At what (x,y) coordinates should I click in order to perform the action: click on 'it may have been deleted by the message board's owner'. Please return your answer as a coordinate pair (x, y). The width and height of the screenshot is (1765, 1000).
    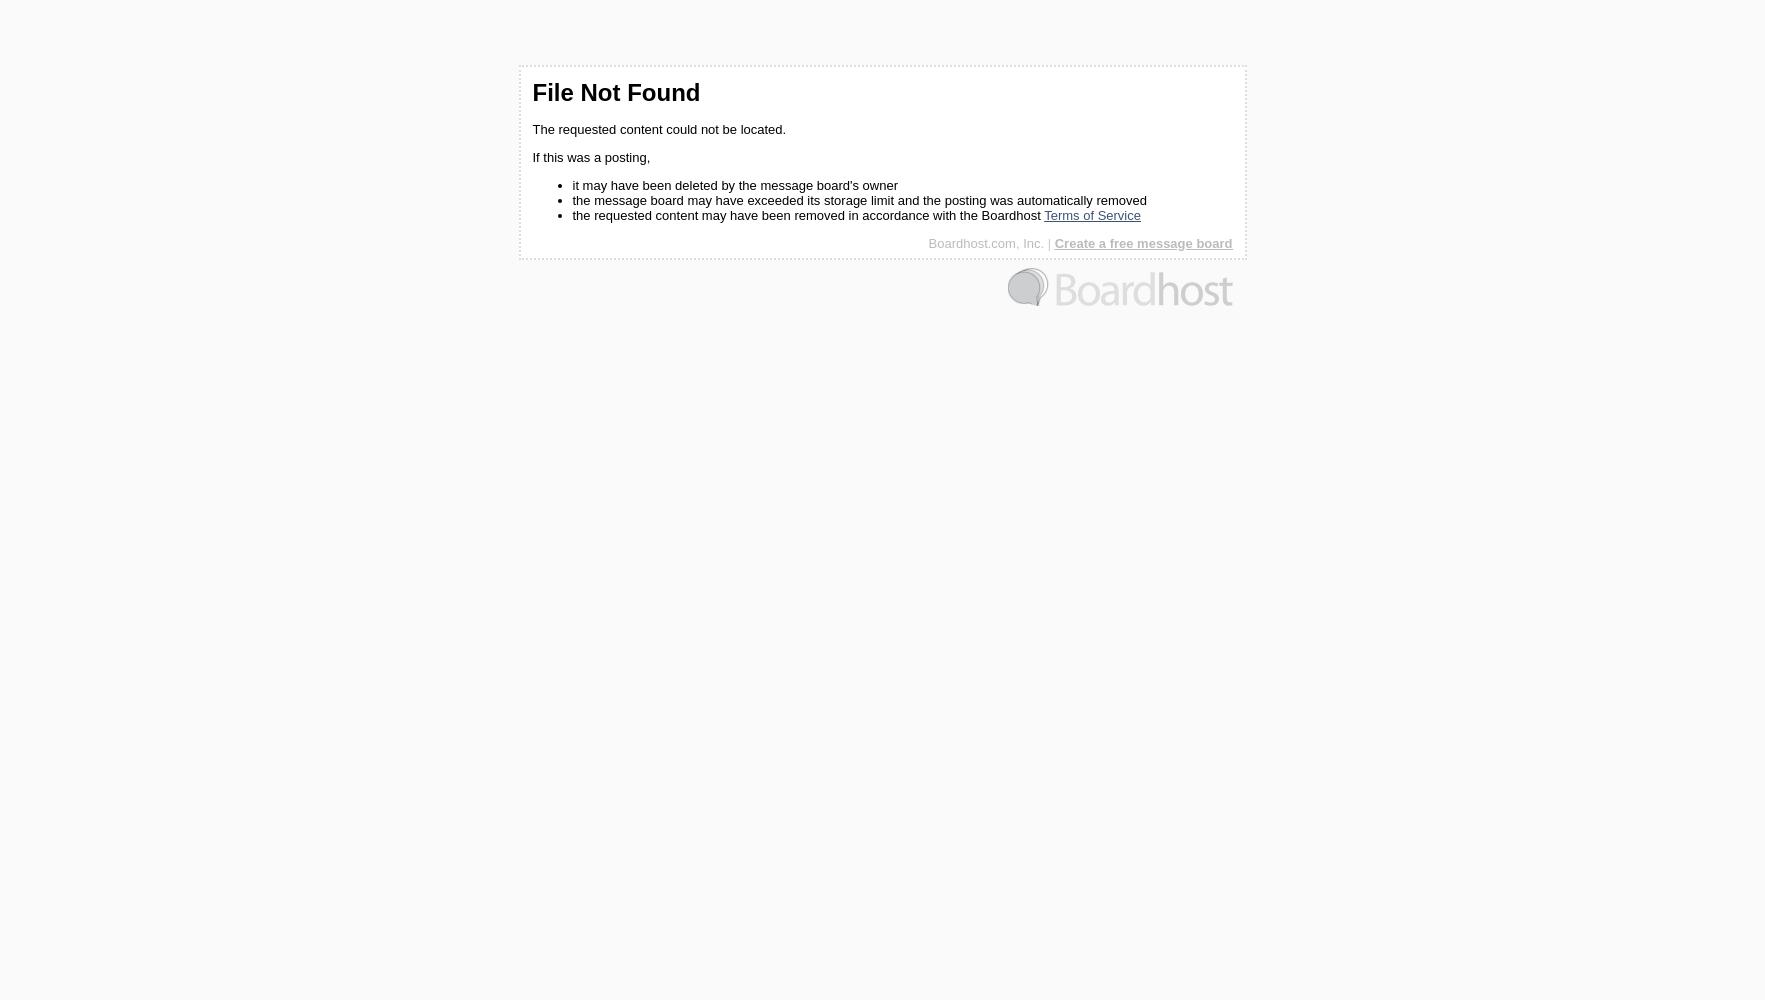
    Looking at the image, I should click on (733, 185).